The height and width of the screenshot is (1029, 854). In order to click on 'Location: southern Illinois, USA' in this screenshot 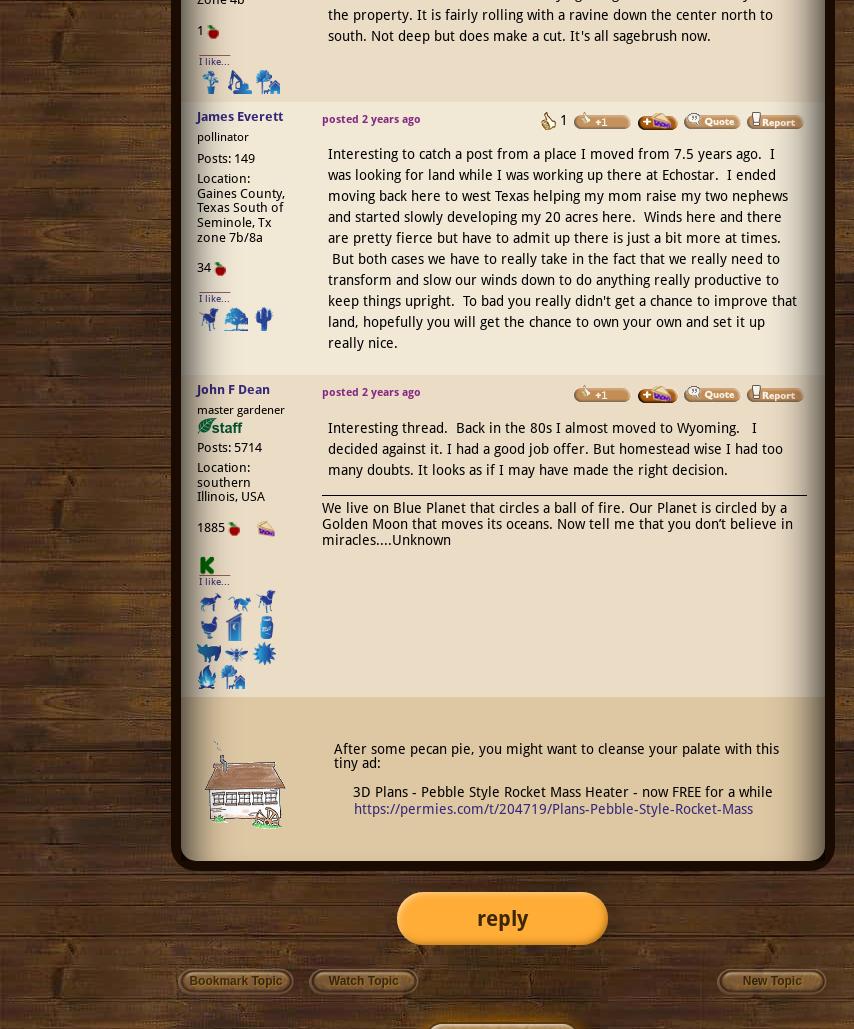, I will do `click(229, 481)`.